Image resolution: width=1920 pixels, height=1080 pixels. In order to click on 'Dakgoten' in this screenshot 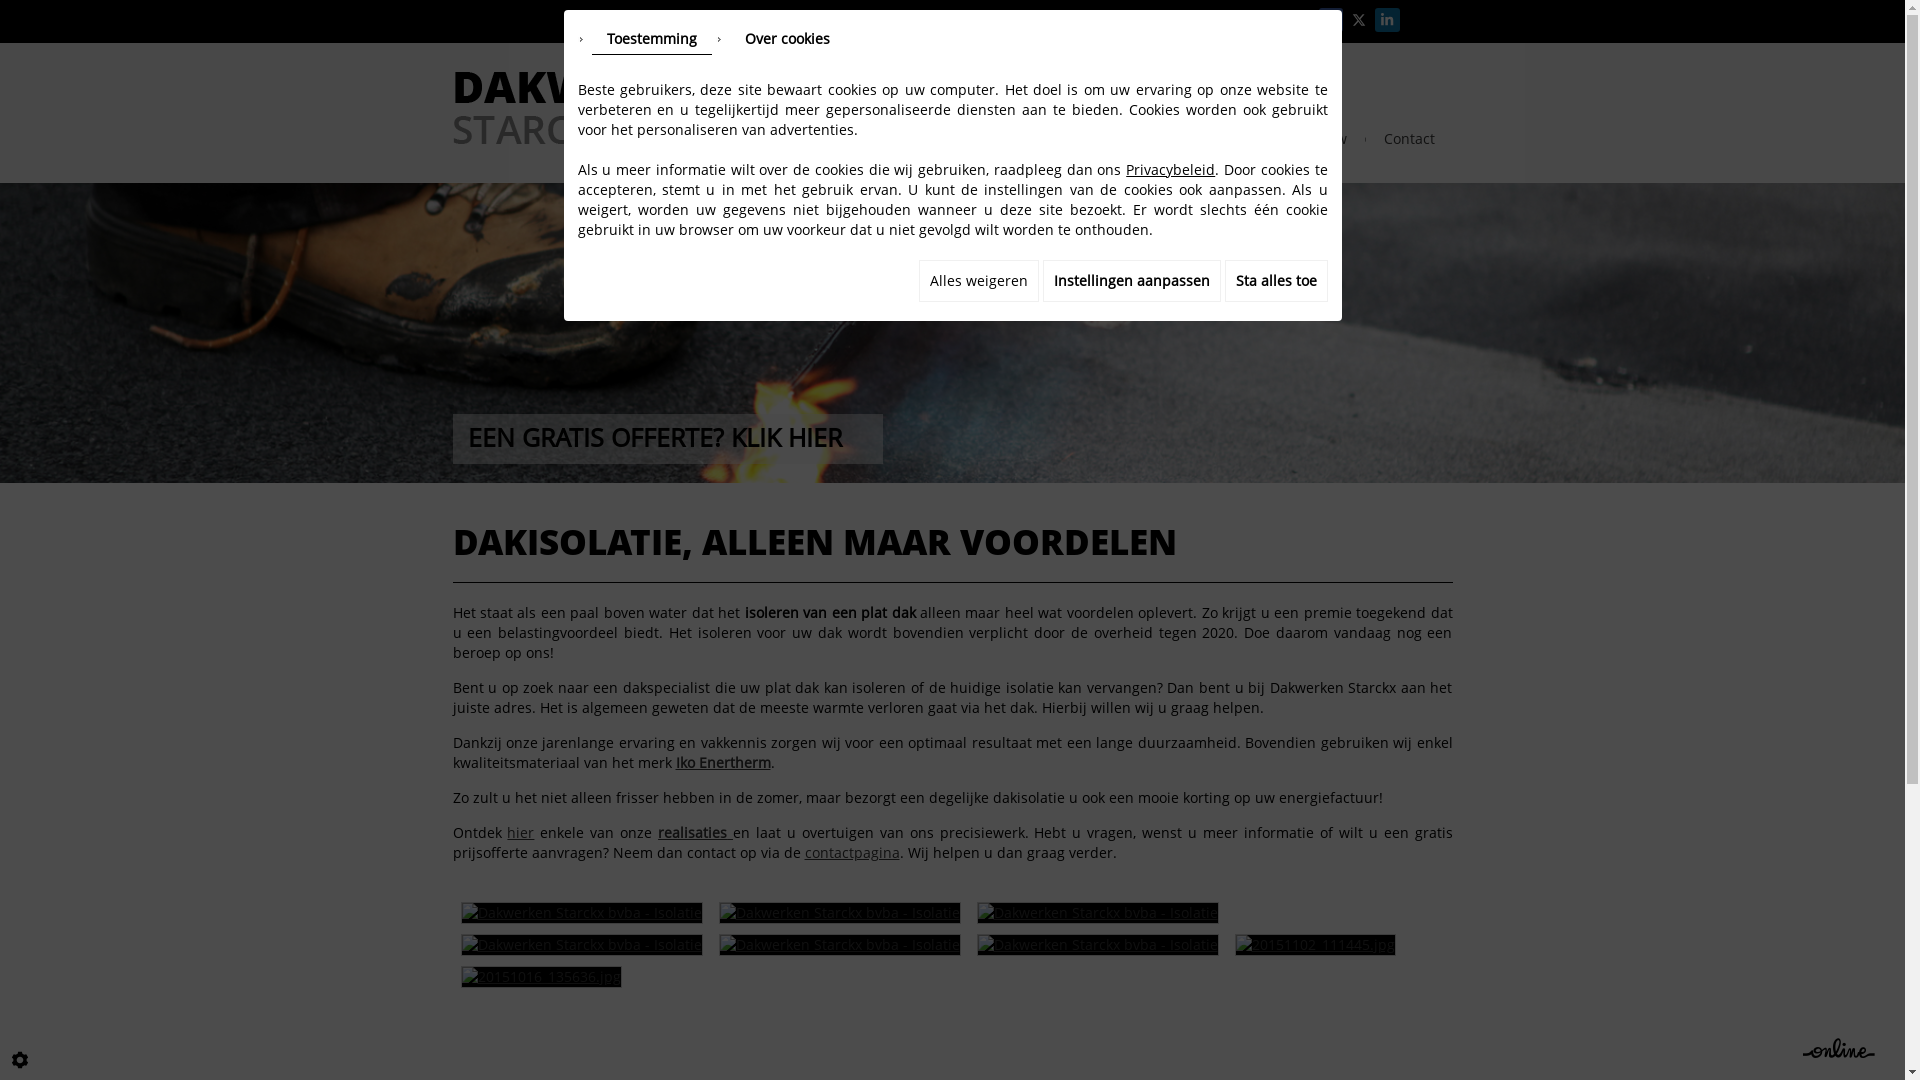, I will do `click(1023, 137)`.